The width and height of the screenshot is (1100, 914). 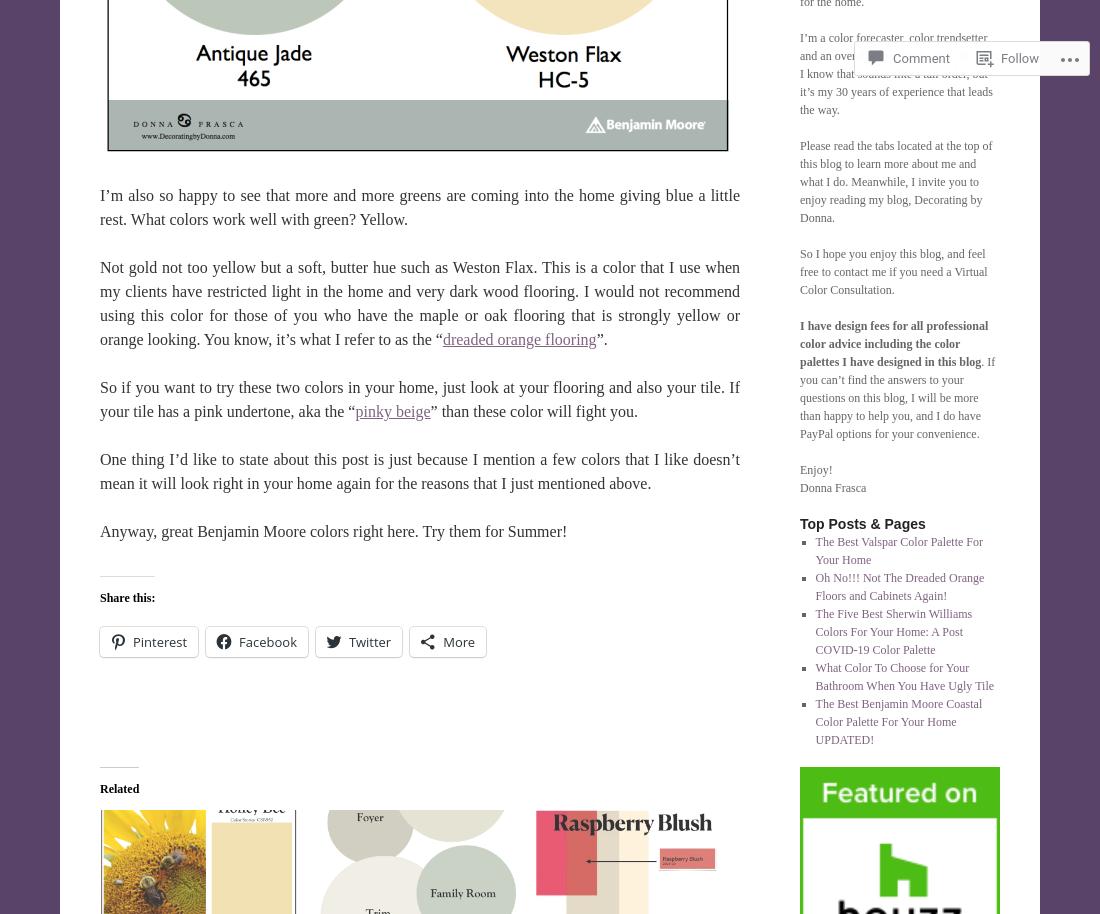 I want to click on 'The Best Valspar Color Palette For Your Home', so click(x=899, y=550).